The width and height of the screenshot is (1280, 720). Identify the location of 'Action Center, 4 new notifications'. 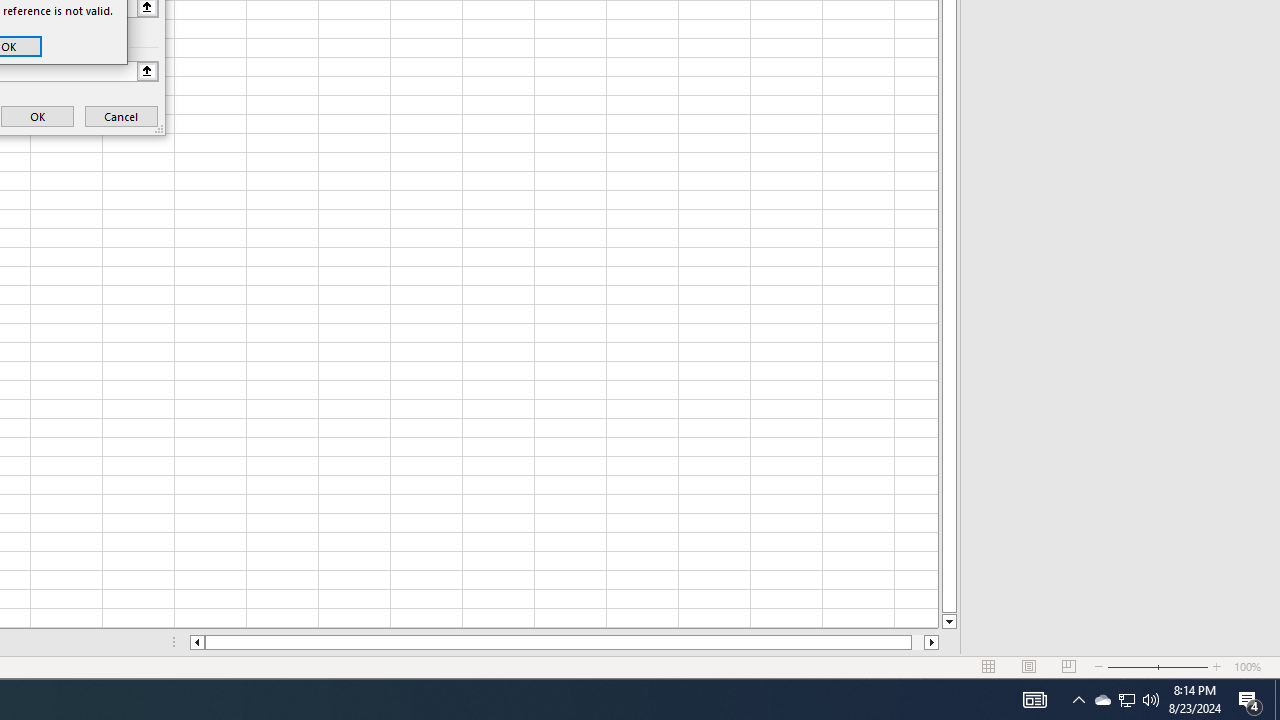
(1250, 698).